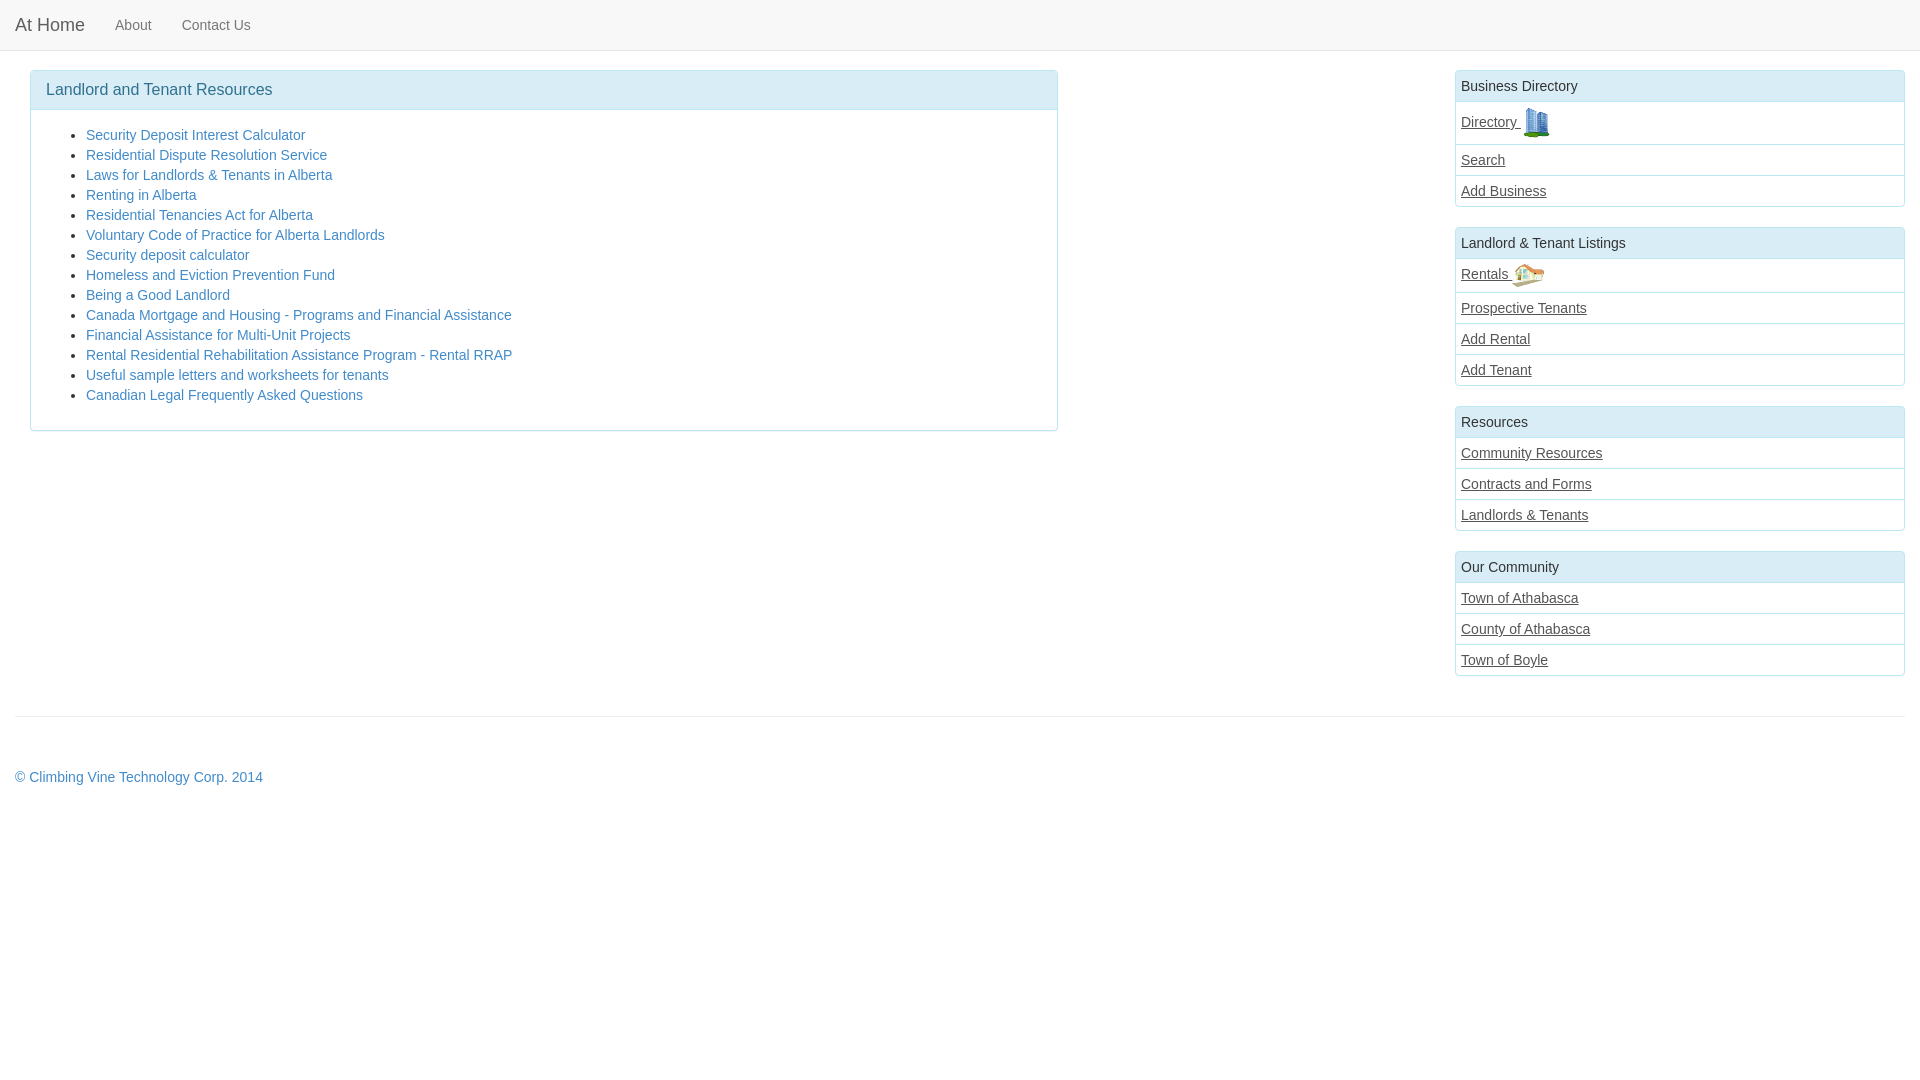  Describe the element at coordinates (1454, 123) in the screenshot. I see `'Directory'` at that location.